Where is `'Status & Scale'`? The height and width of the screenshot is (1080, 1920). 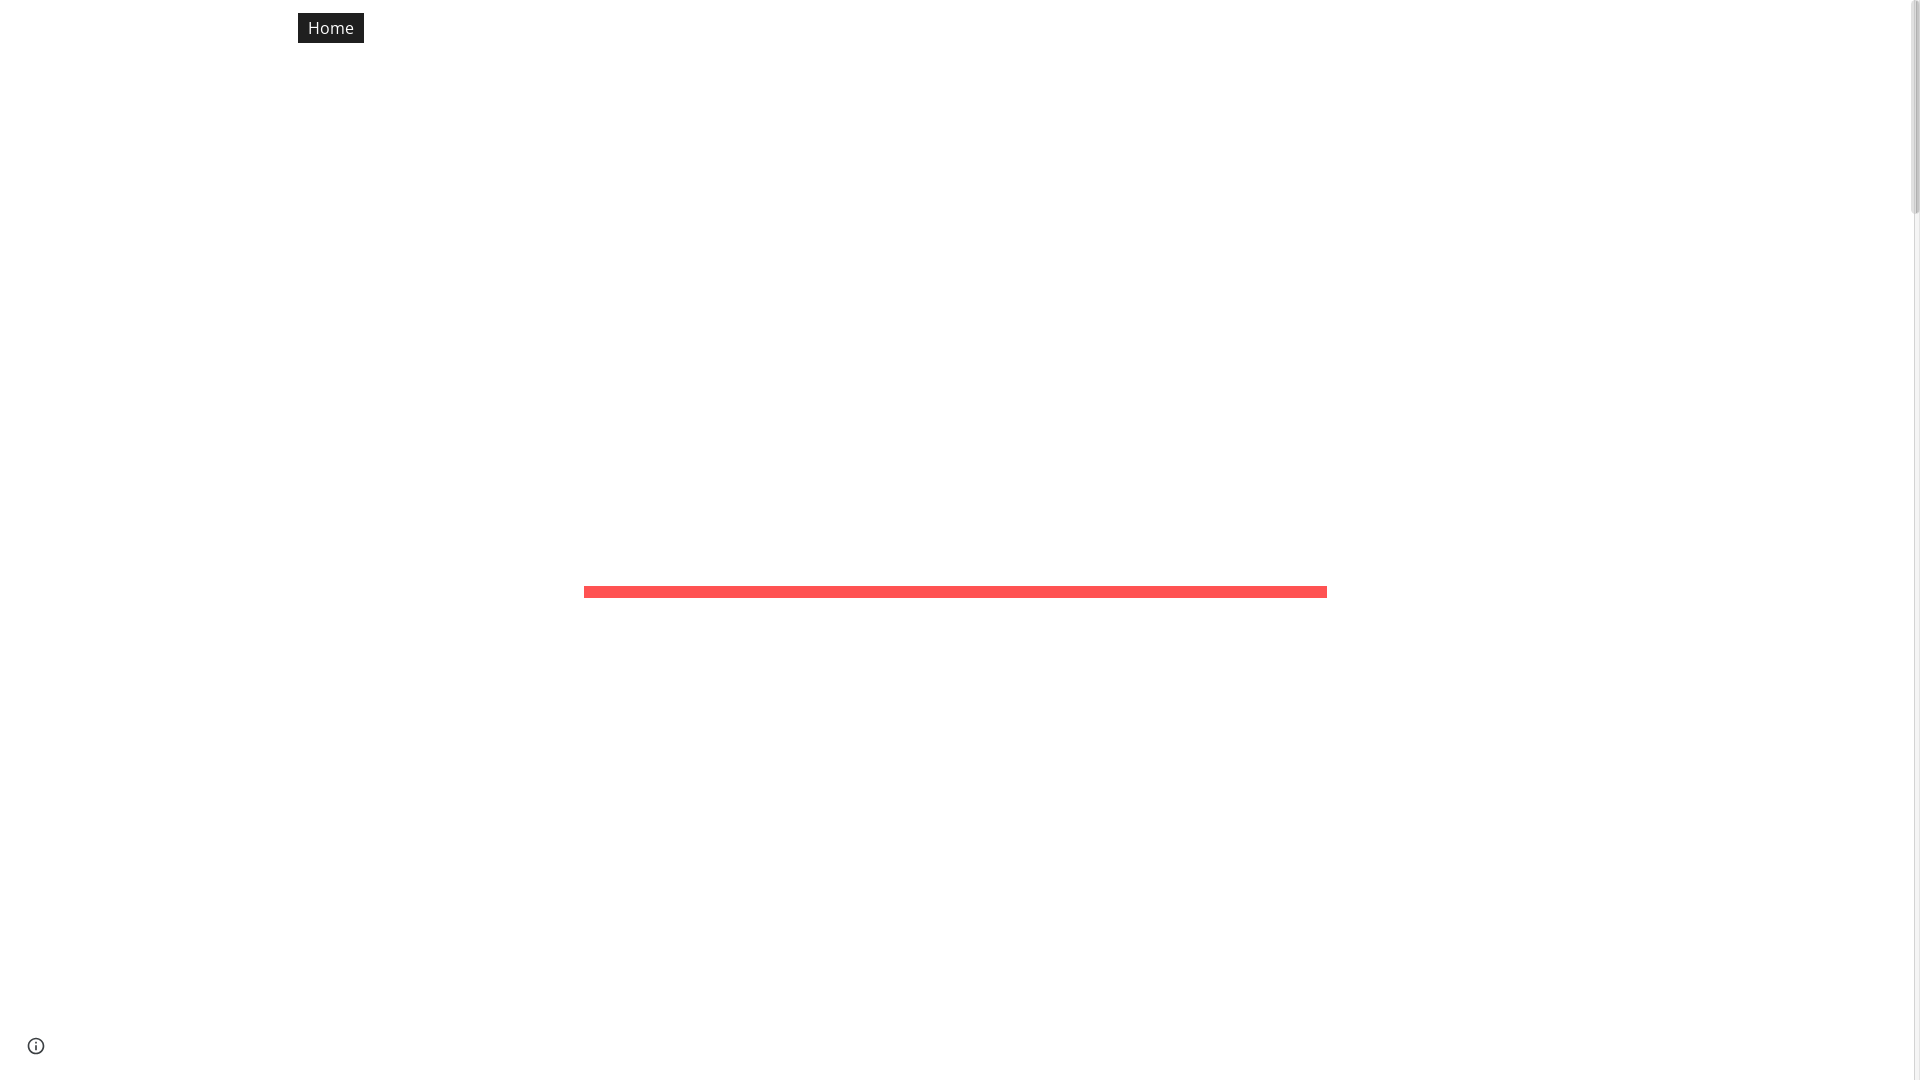 'Status & Scale' is located at coordinates (440, 27).